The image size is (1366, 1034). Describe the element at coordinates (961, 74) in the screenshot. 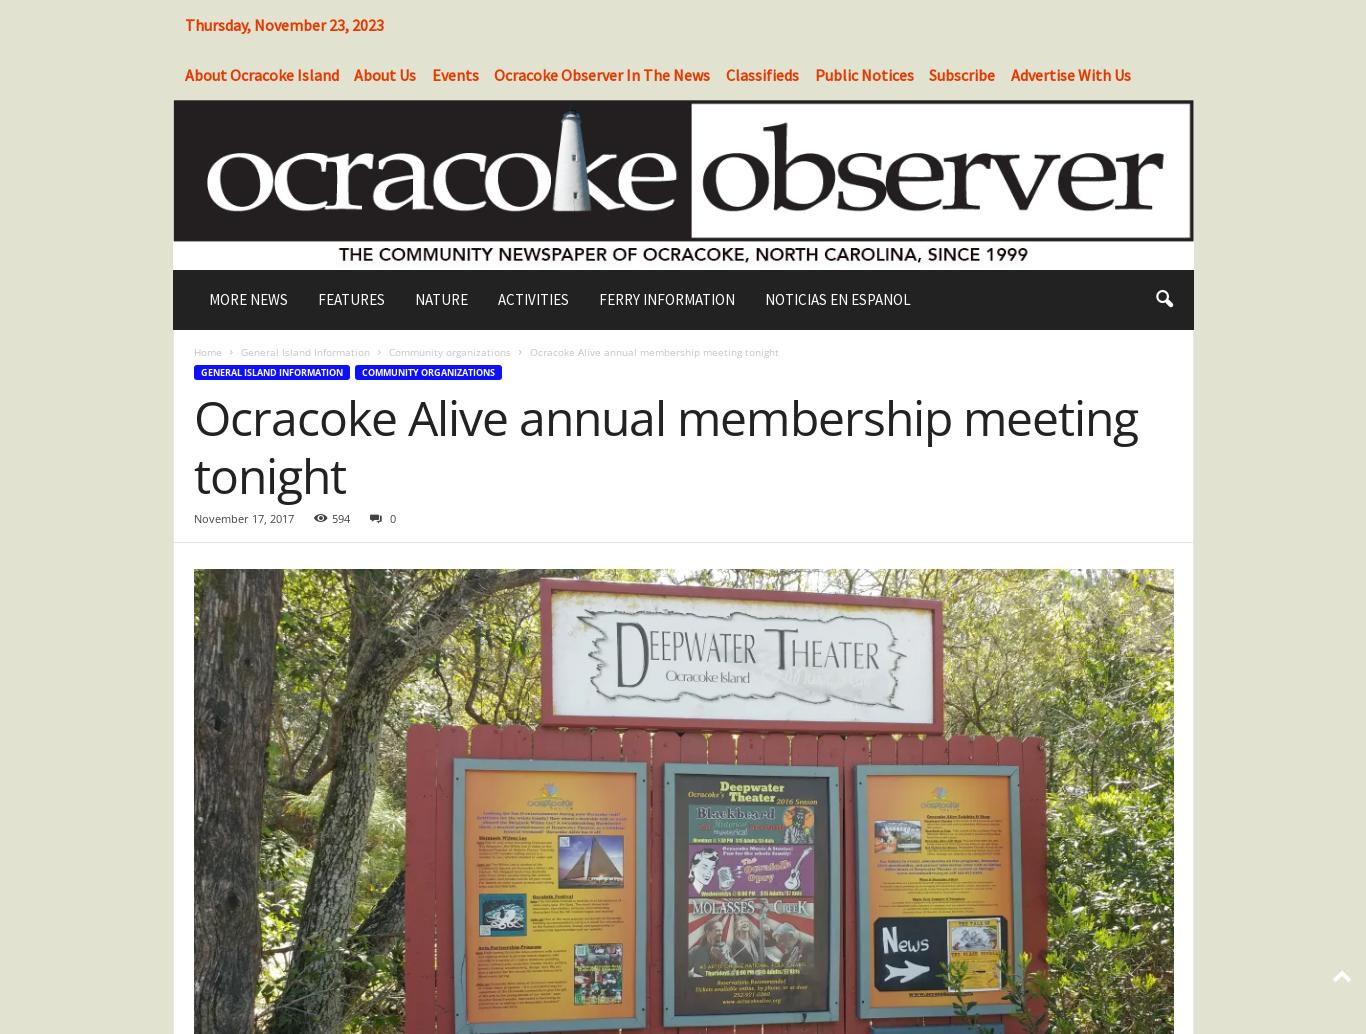

I see `'Subscribe'` at that location.